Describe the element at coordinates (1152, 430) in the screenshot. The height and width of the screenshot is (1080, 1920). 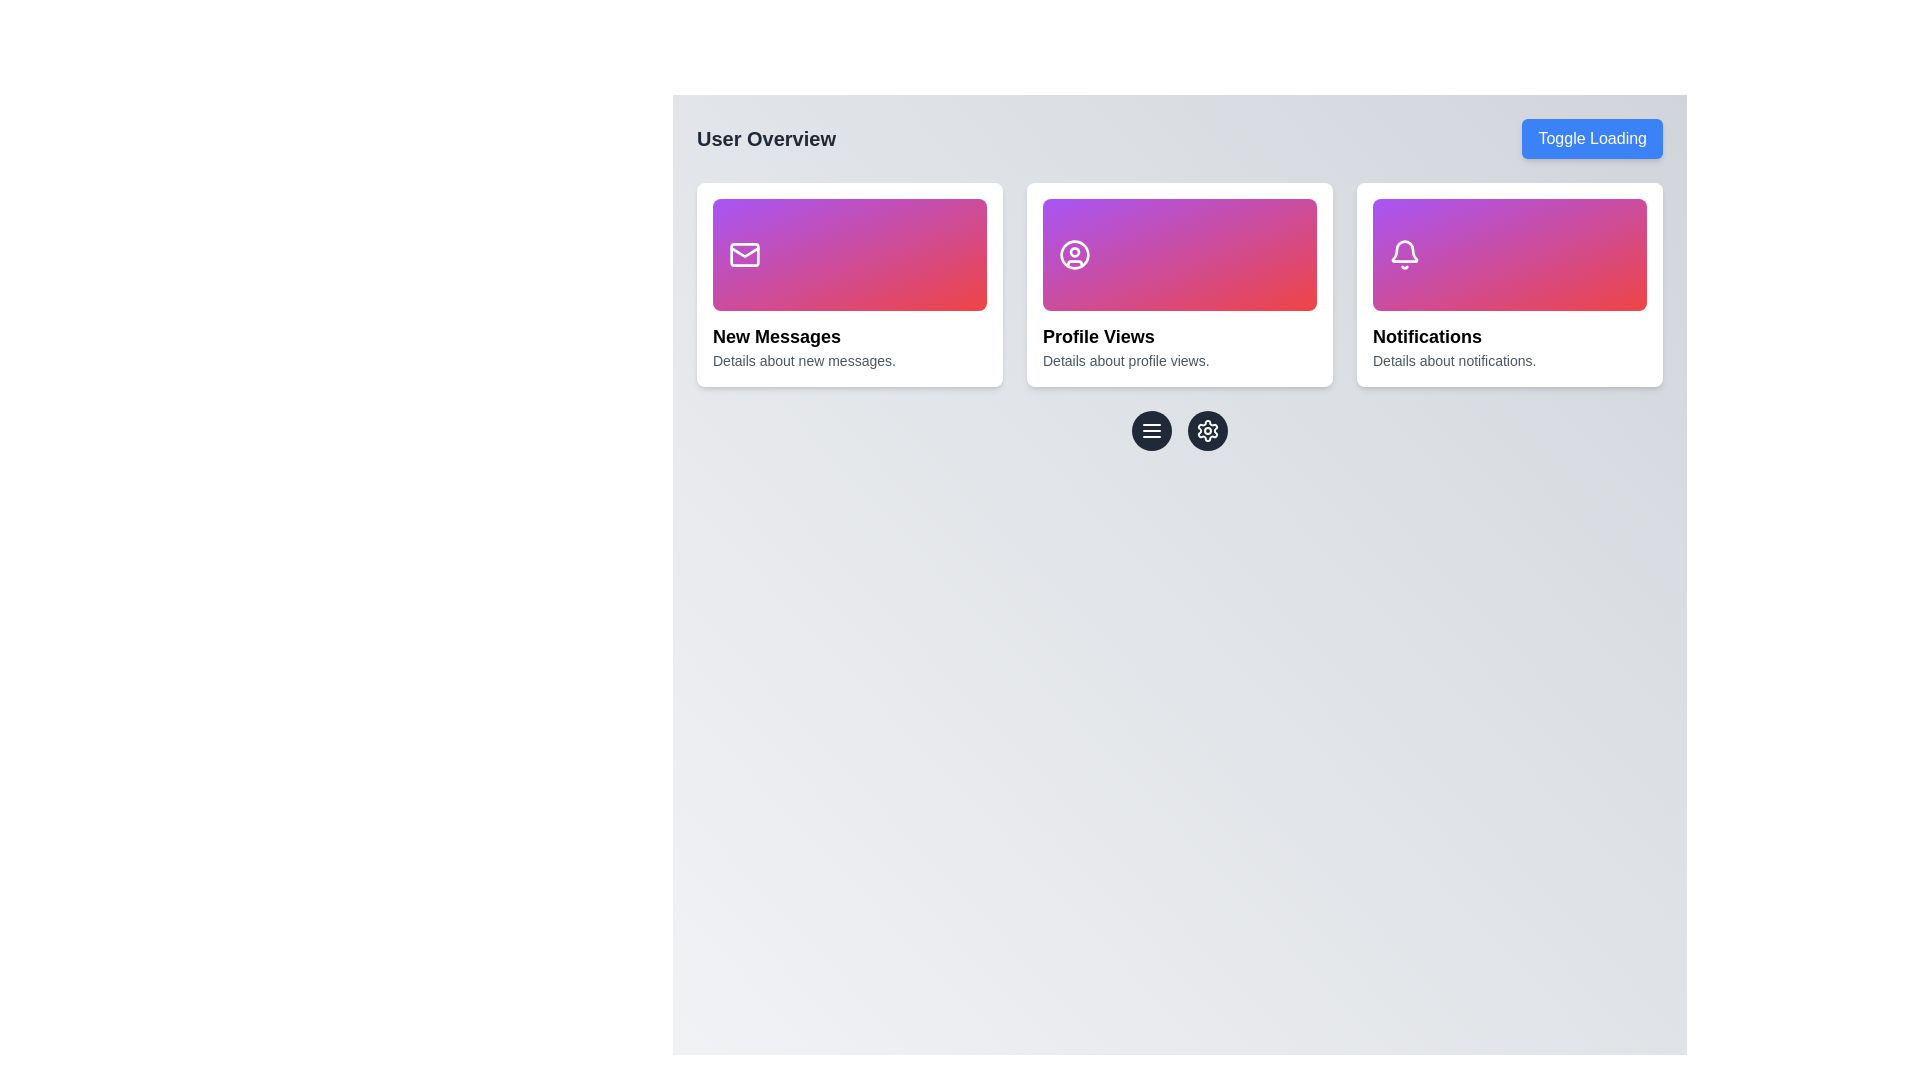
I see `the button located towards the bottom center of the interface, to the left of a similar circular button with a settings gear icon` at that location.